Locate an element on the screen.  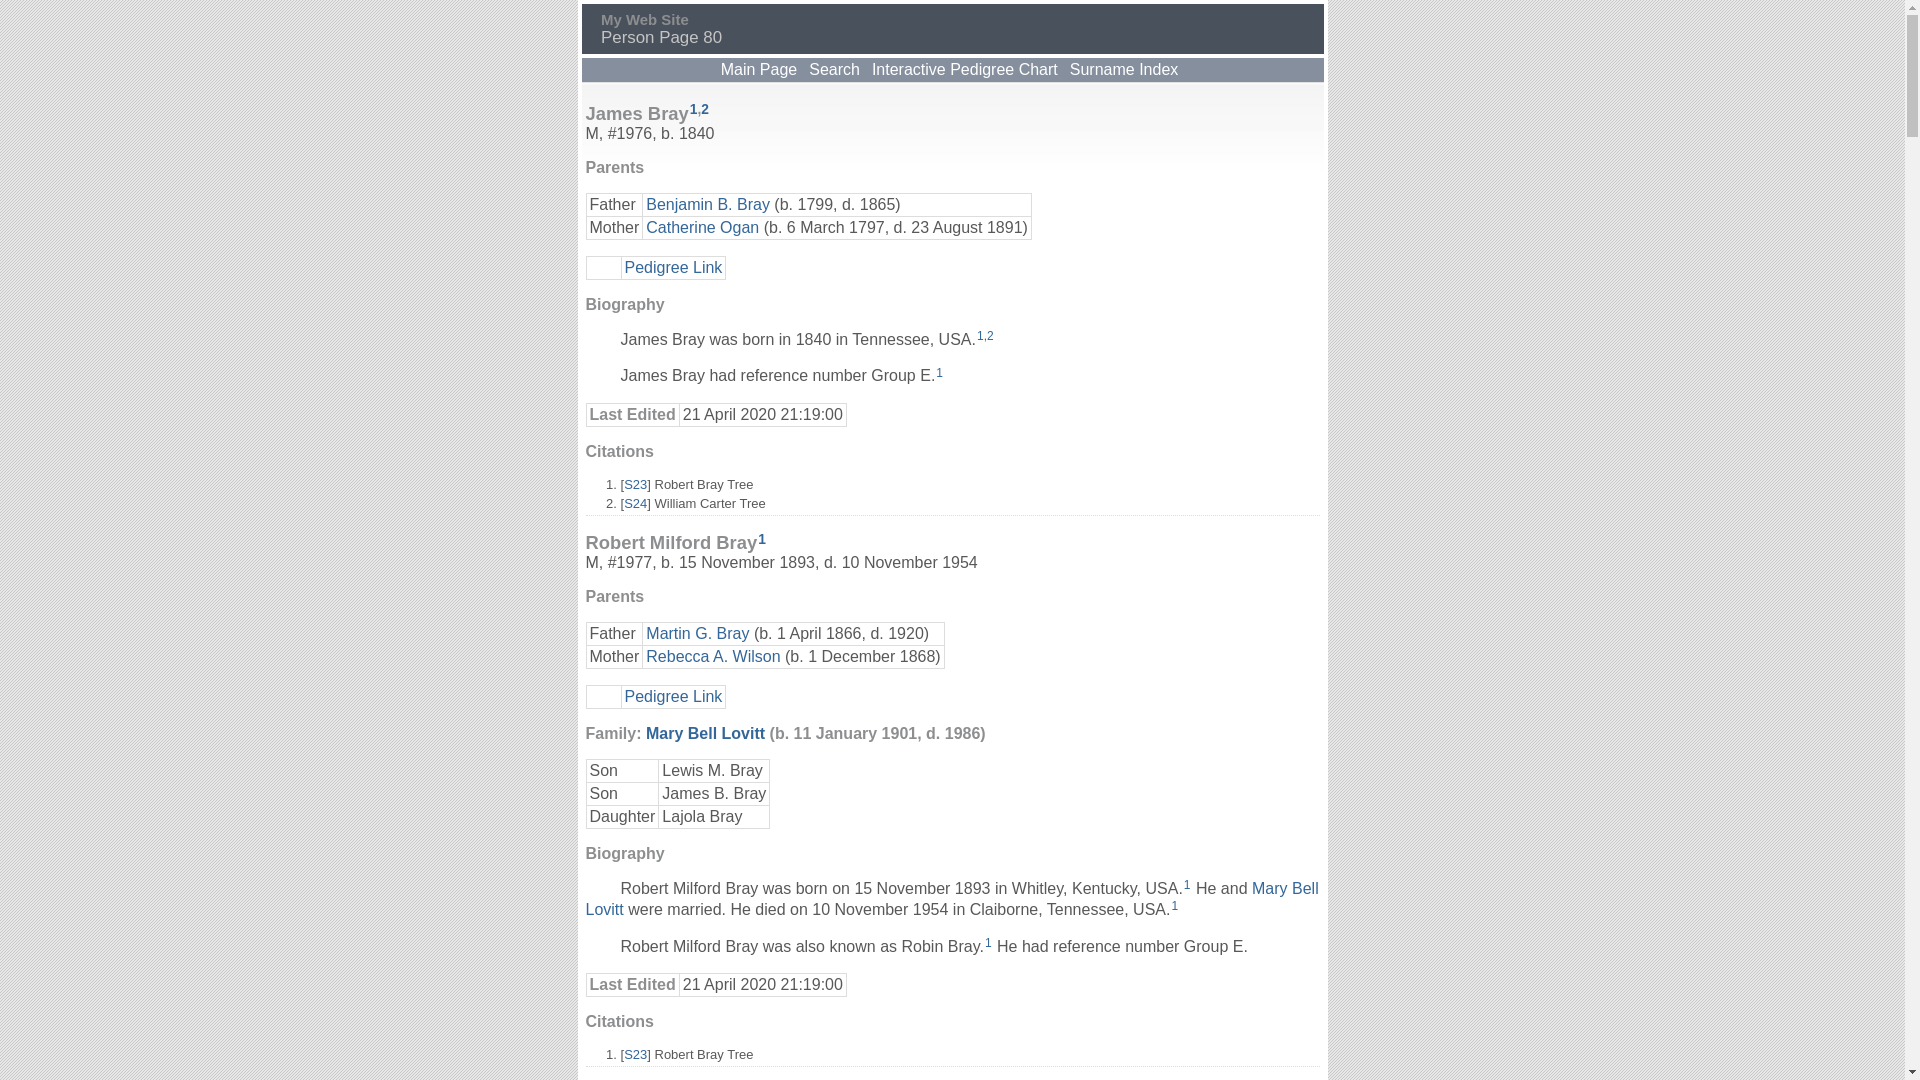
'Pedigree Link' is located at coordinates (672, 265).